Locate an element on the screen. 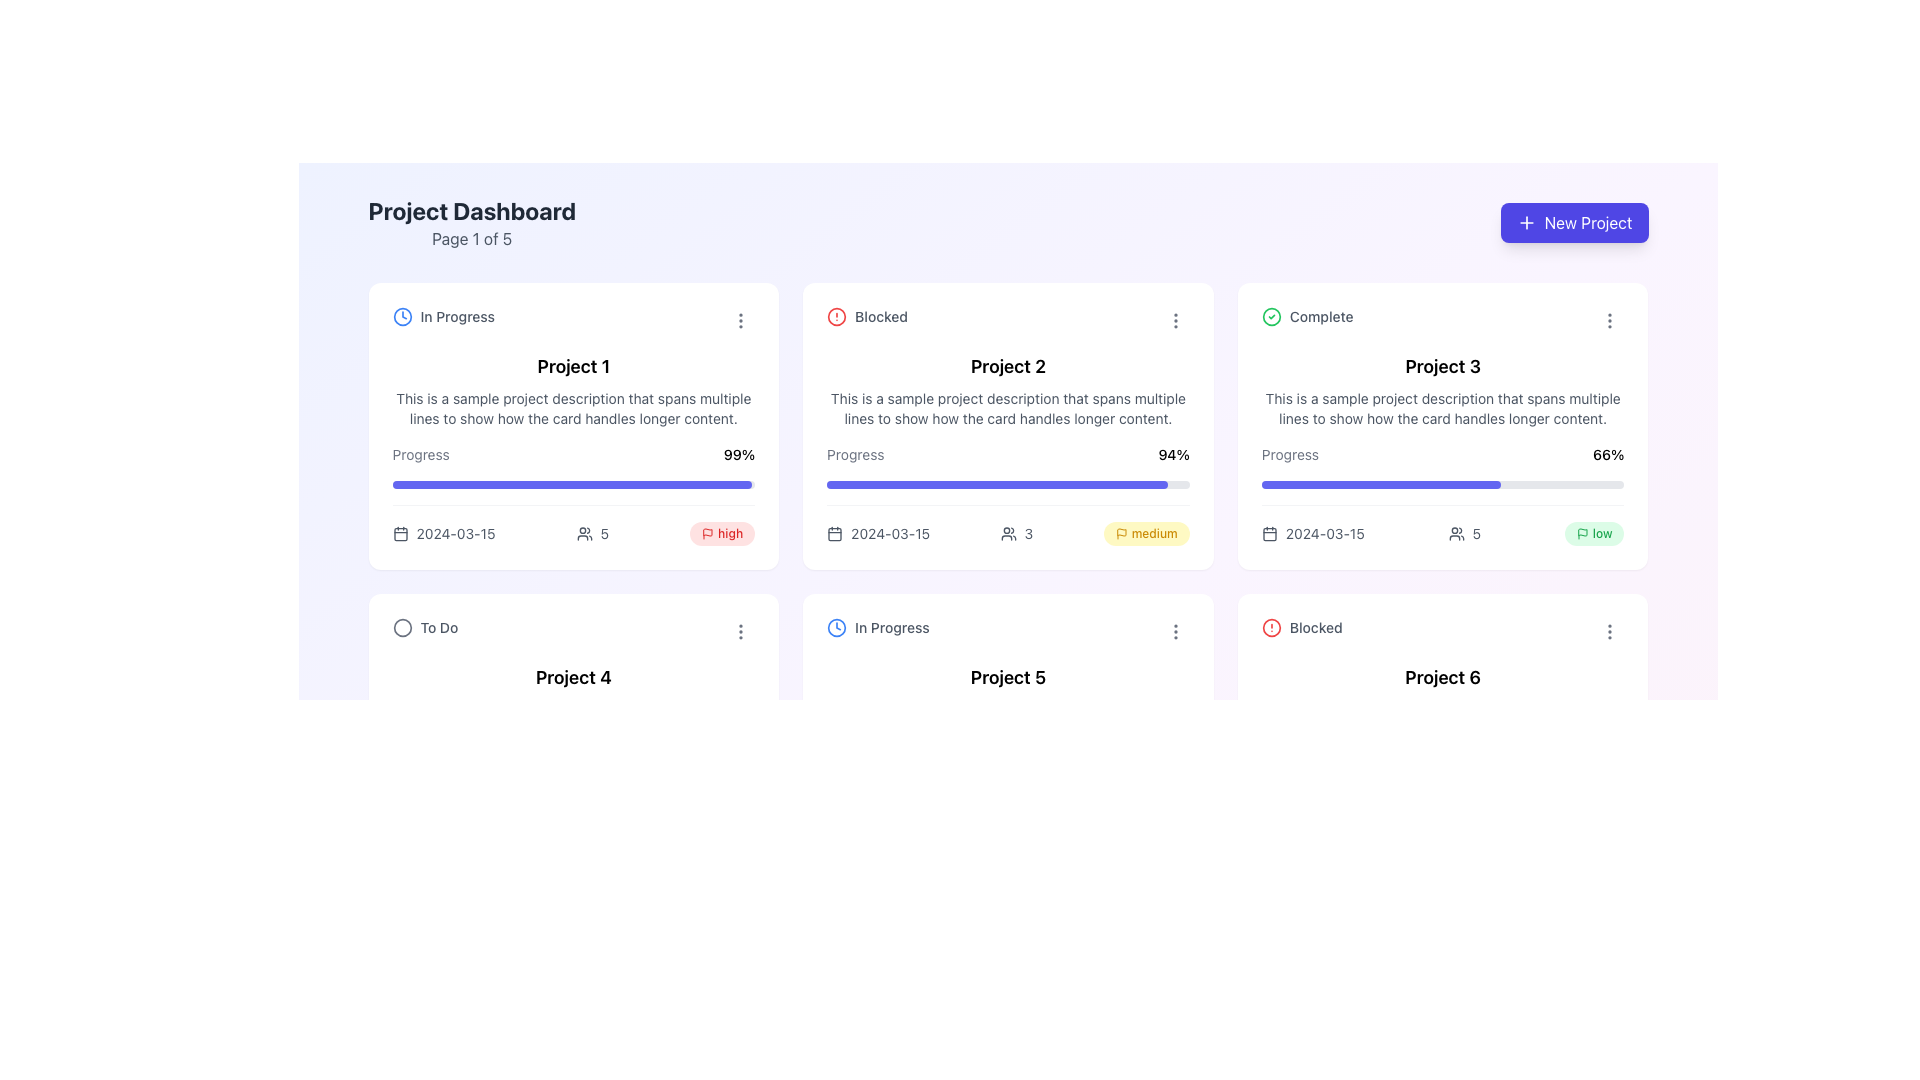 The height and width of the screenshot is (1080, 1920). the status indicator located in the top-left corner of the 'Project 3' card, which visually indicates the completion status of the project with text and an icon is located at coordinates (1307, 315).